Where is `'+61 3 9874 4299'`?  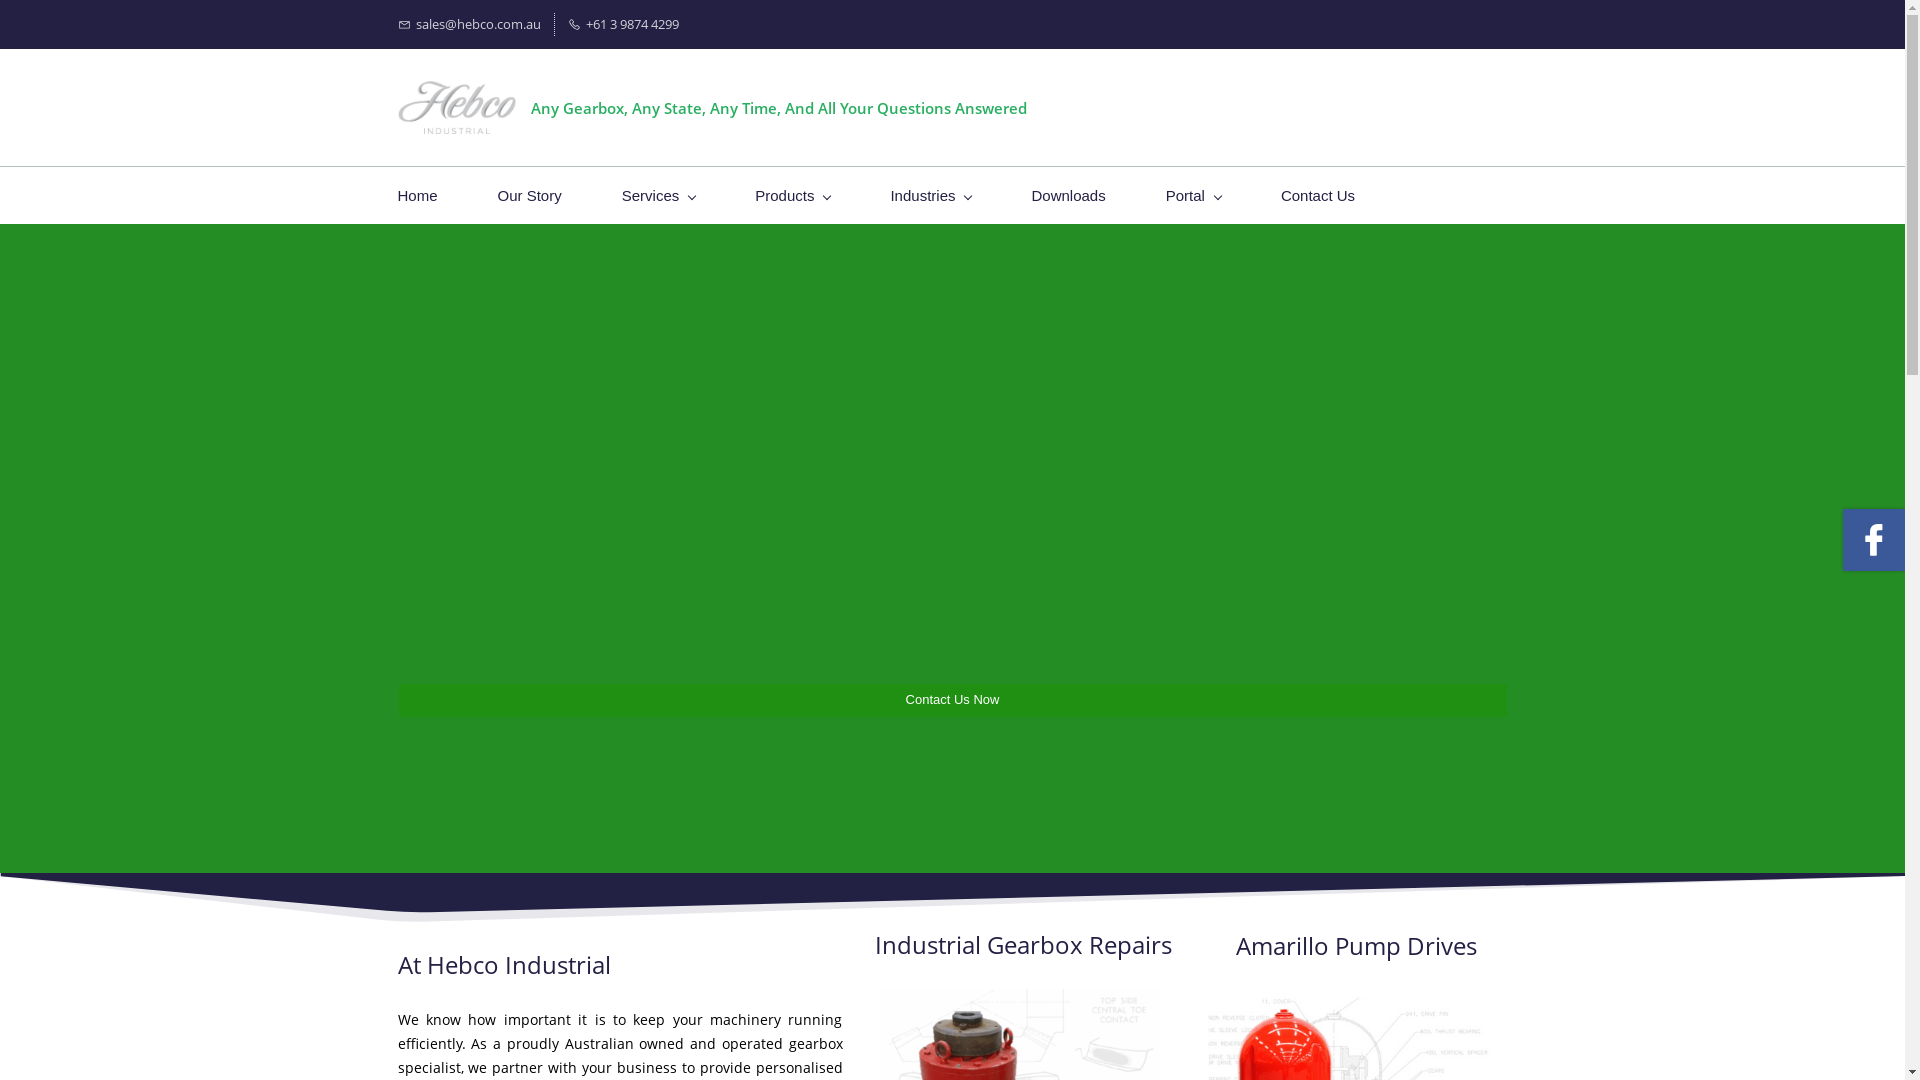 '+61 3 9874 4299' is located at coordinates (566, 24).